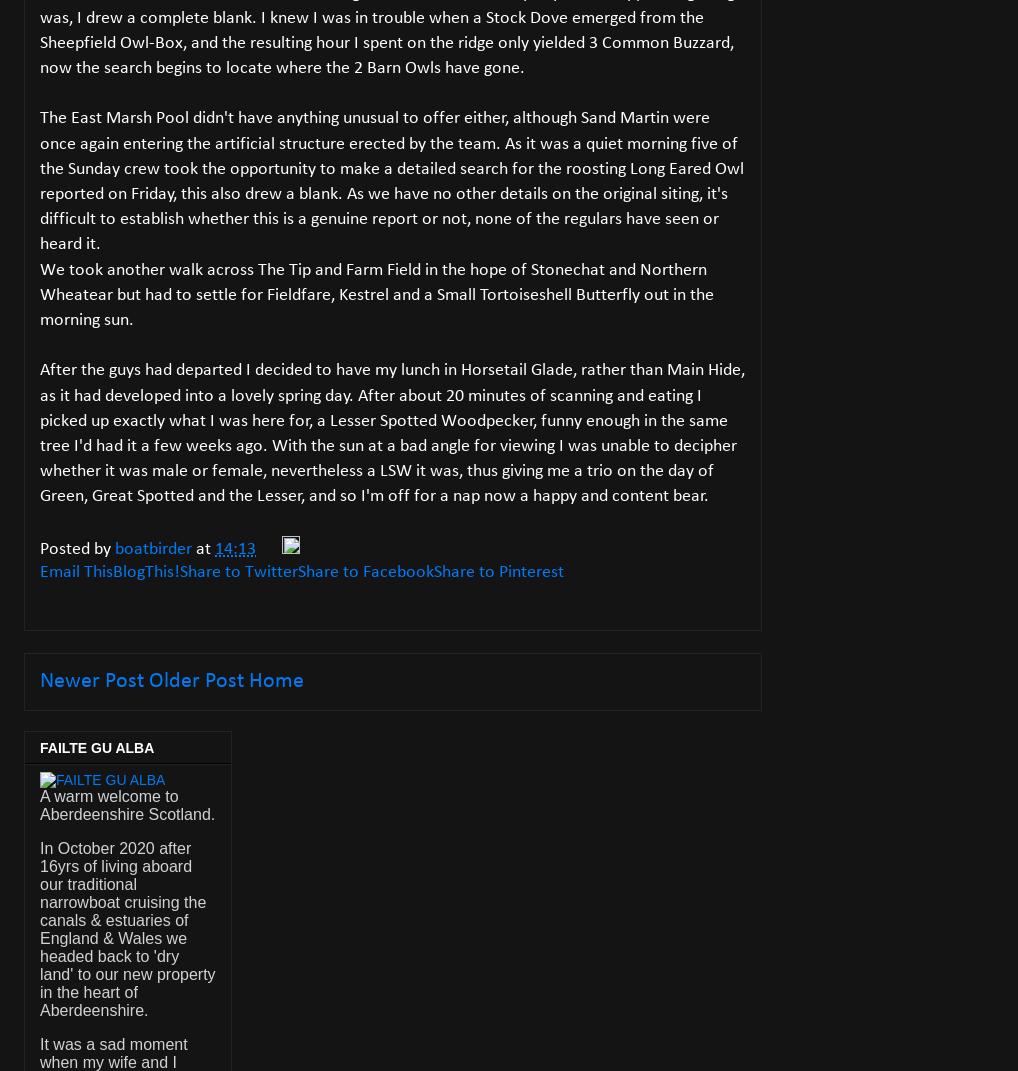  What do you see at coordinates (76, 572) in the screenshot?
I see `'Email This'` at bounding box center [76, 572].